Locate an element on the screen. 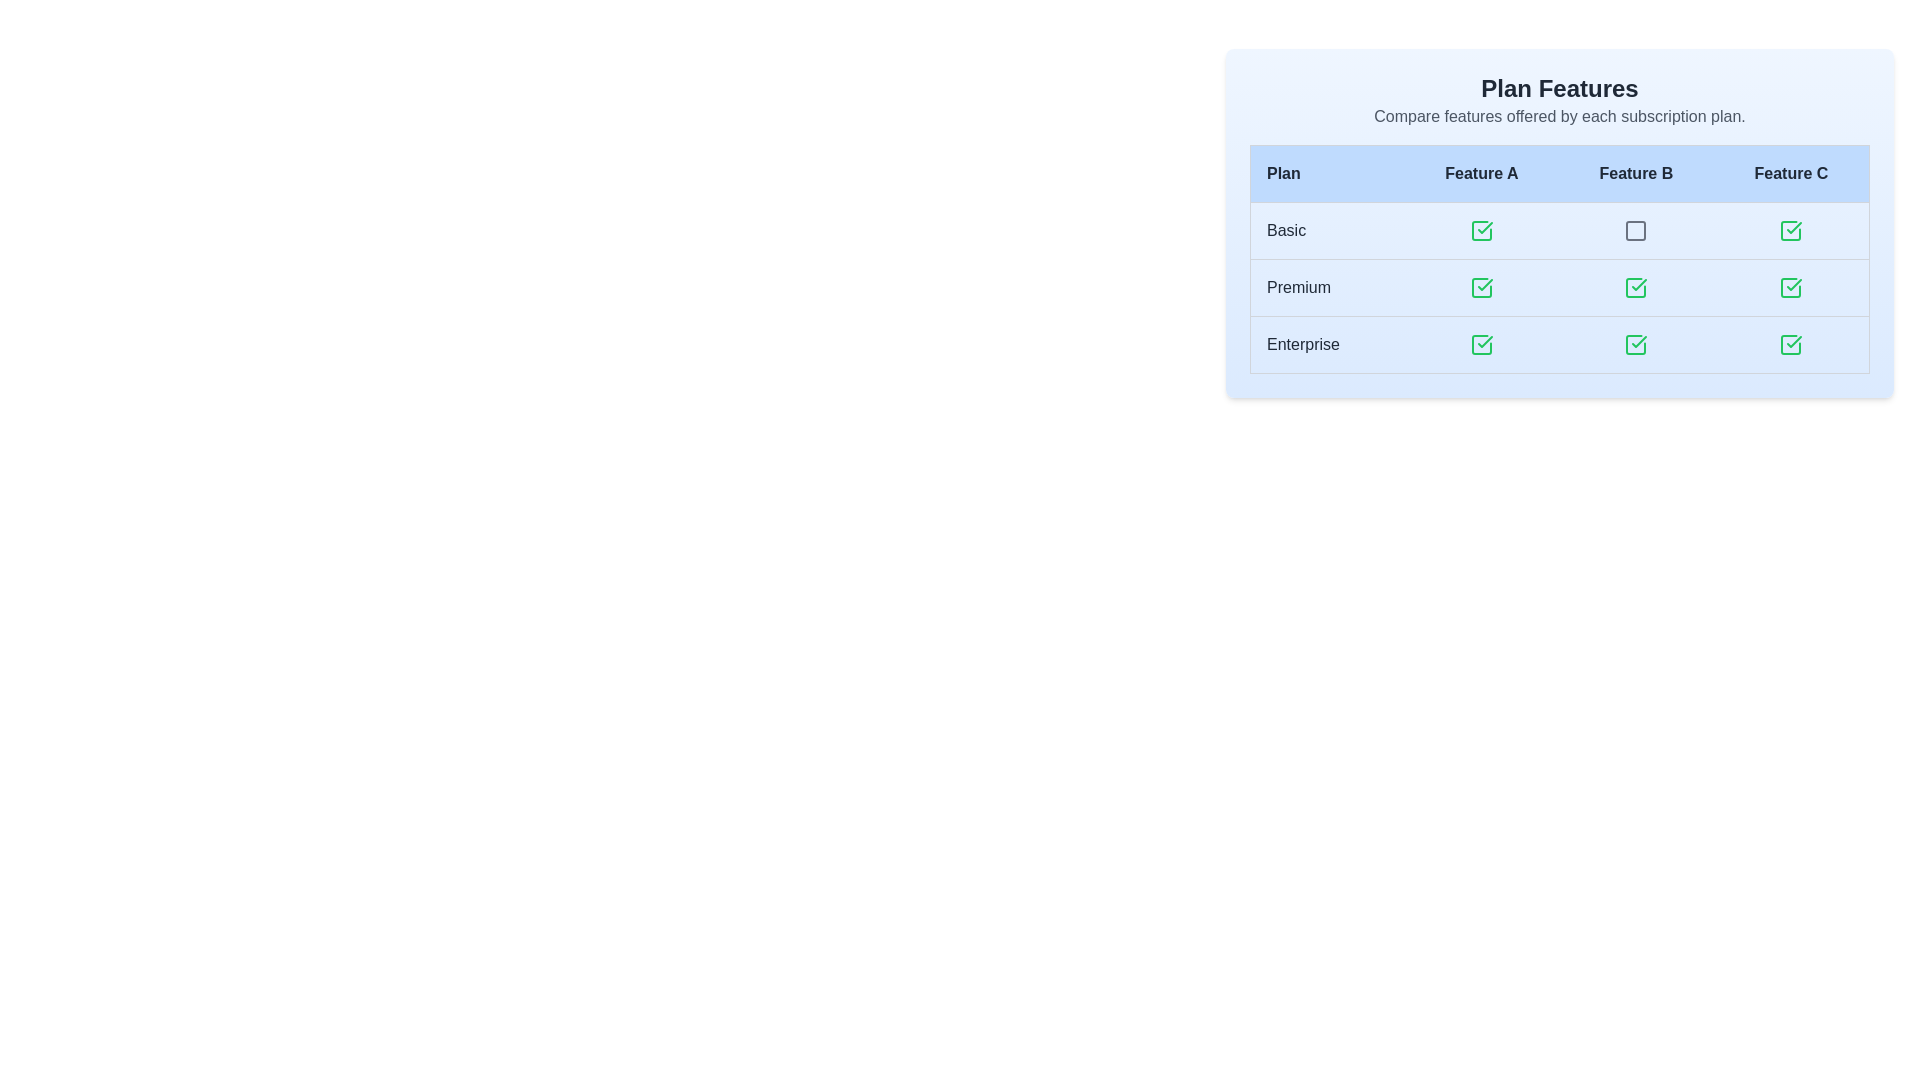 The width and height of the screenshot is (1920, 1080). the green checkmark icon in the bottom row and rightmost column of the grid representing the 'Enterprise' plan under 'Feature C' is located at coordinates (1791, 343).